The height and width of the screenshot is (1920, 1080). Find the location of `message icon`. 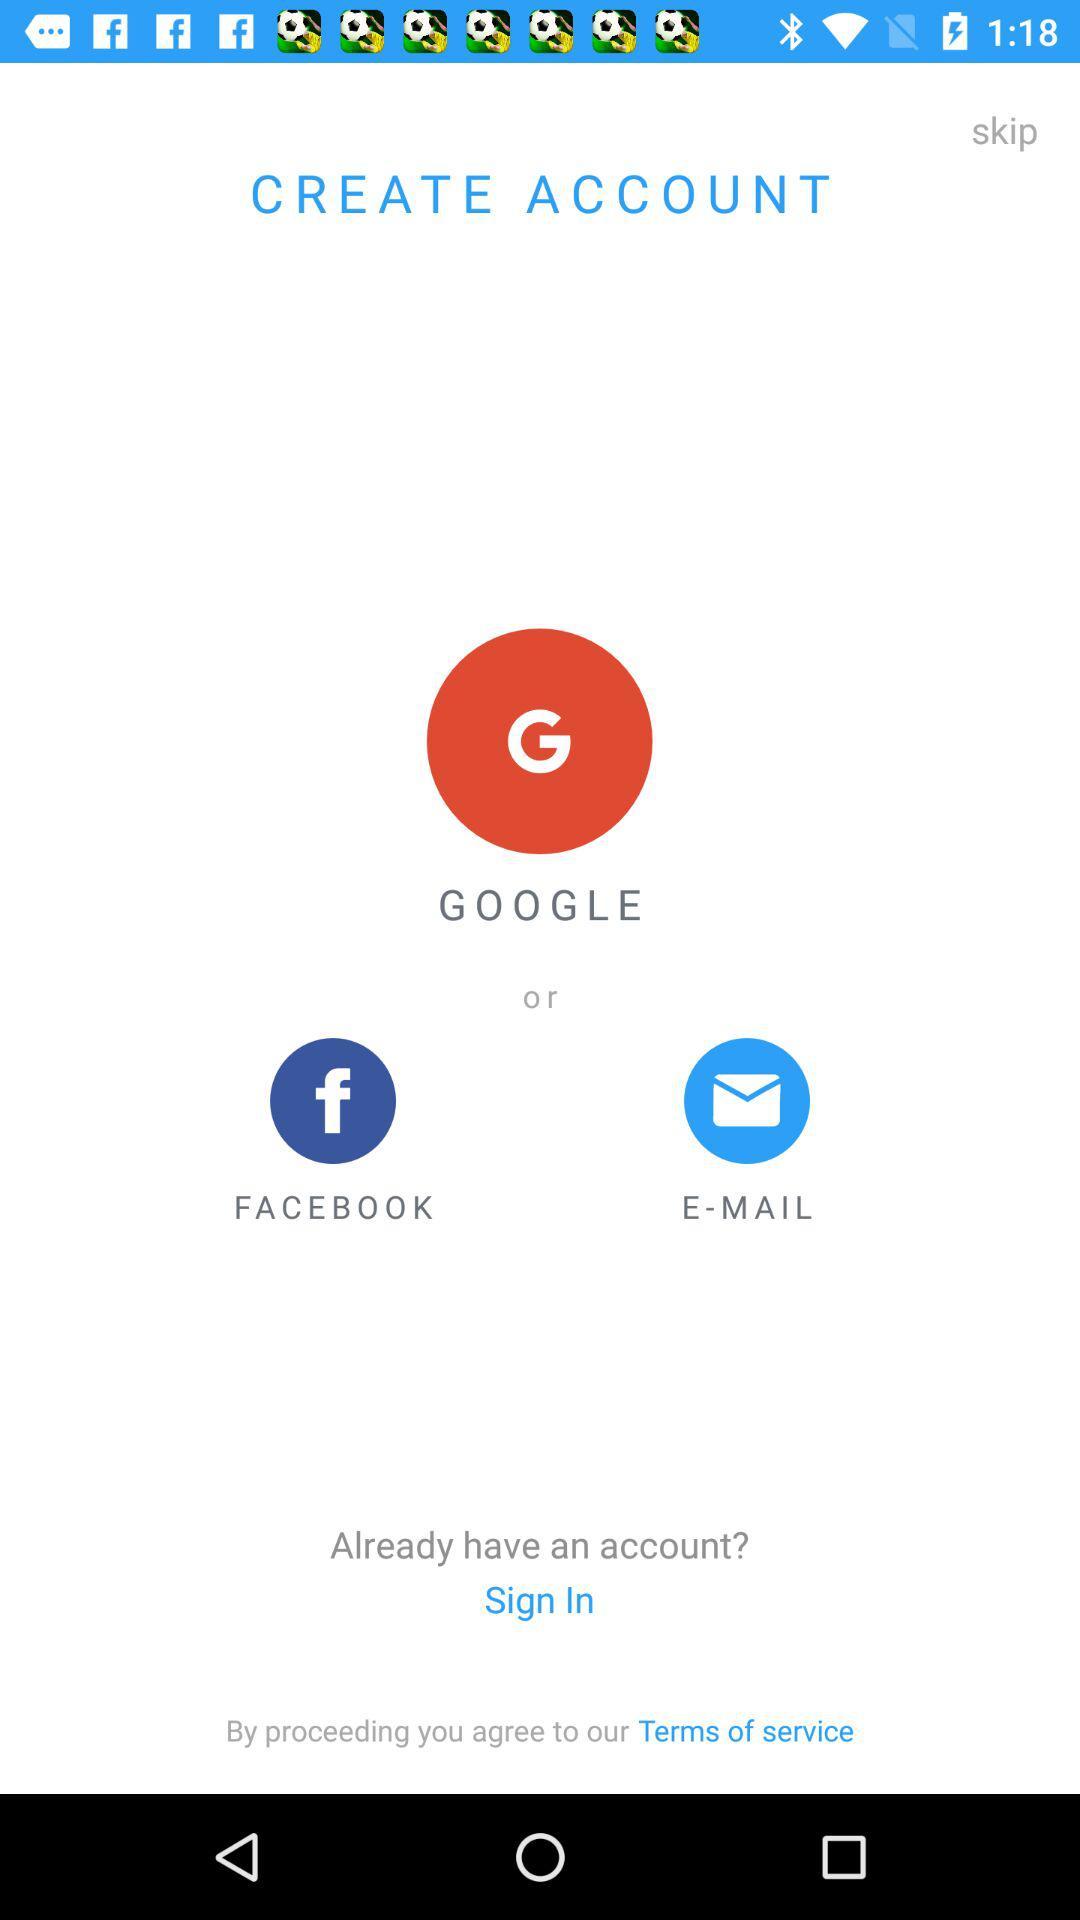

message icon is located at coordinates (747, 1099).